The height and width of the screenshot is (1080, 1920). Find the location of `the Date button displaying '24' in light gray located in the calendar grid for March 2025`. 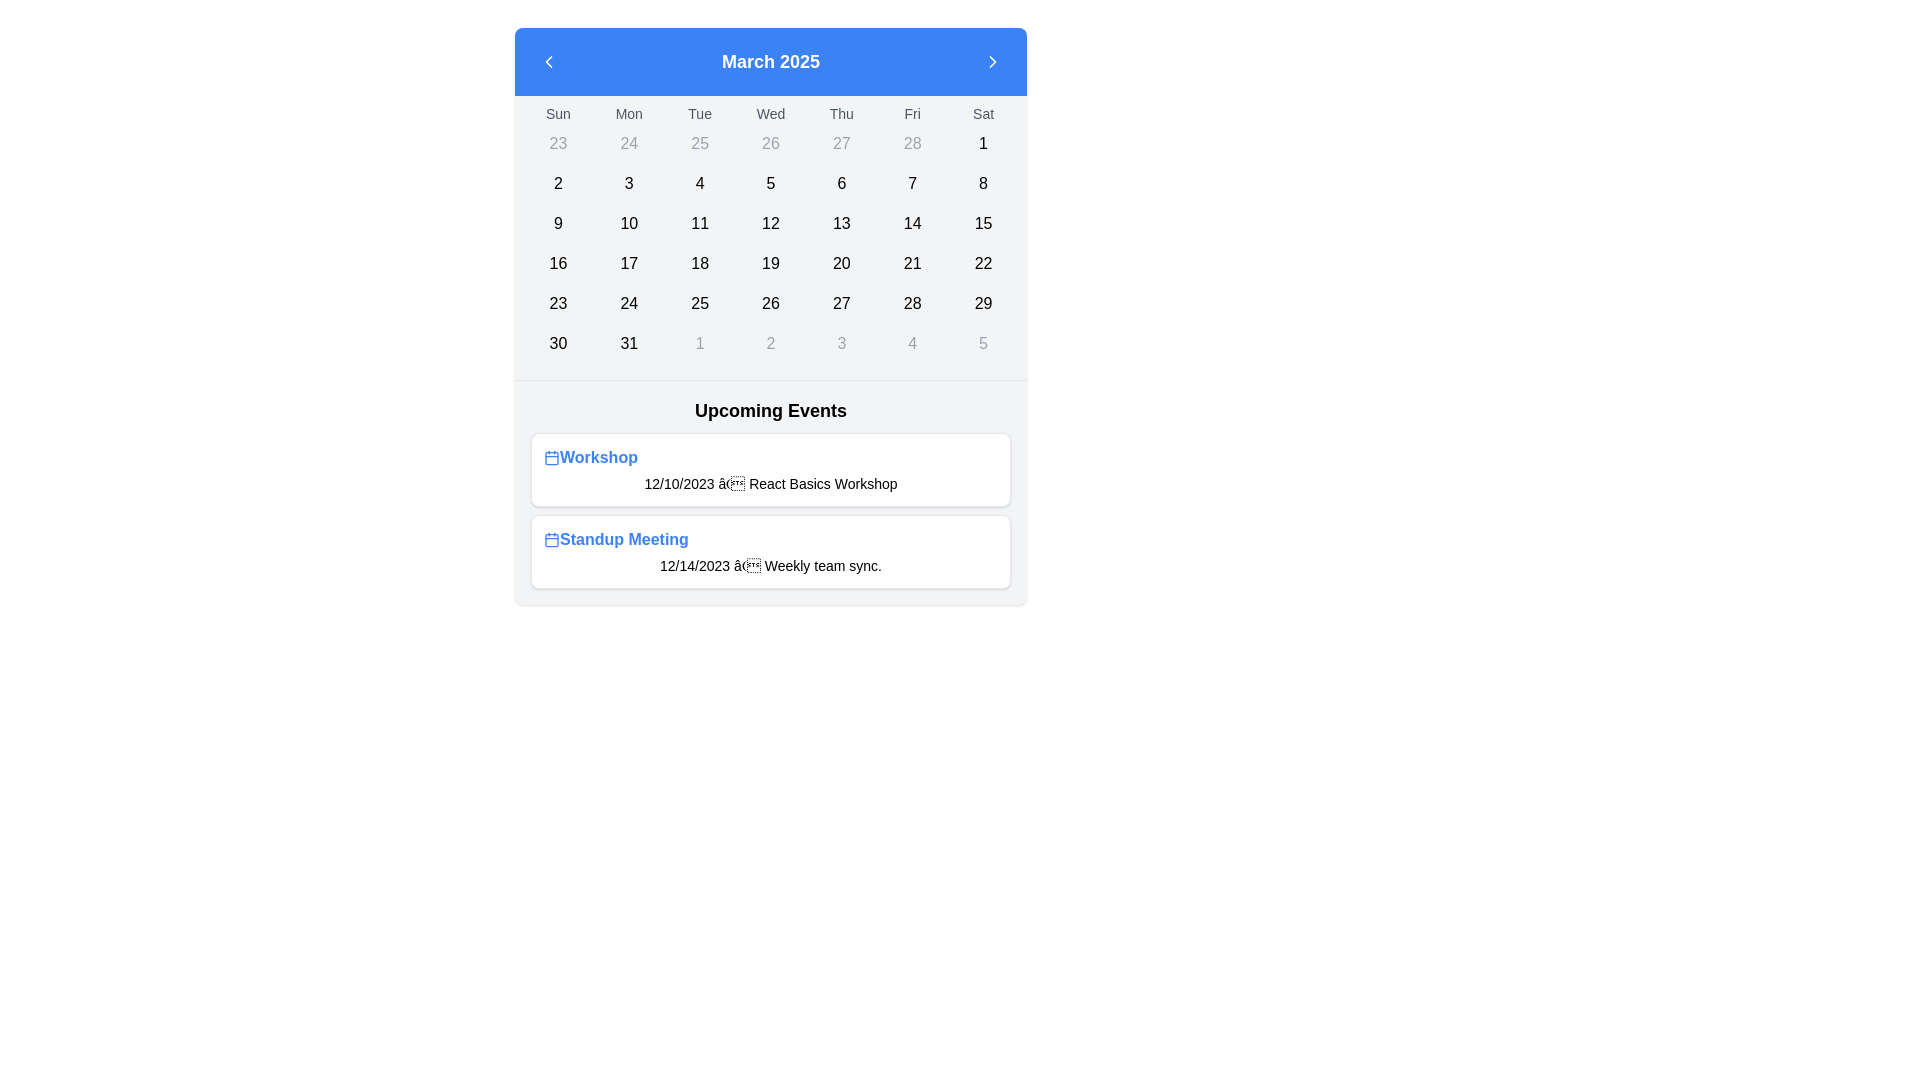

the Date button displaying '24' in light gray located in the calendar grid for March 2025 is located at coordinates (628, 142).